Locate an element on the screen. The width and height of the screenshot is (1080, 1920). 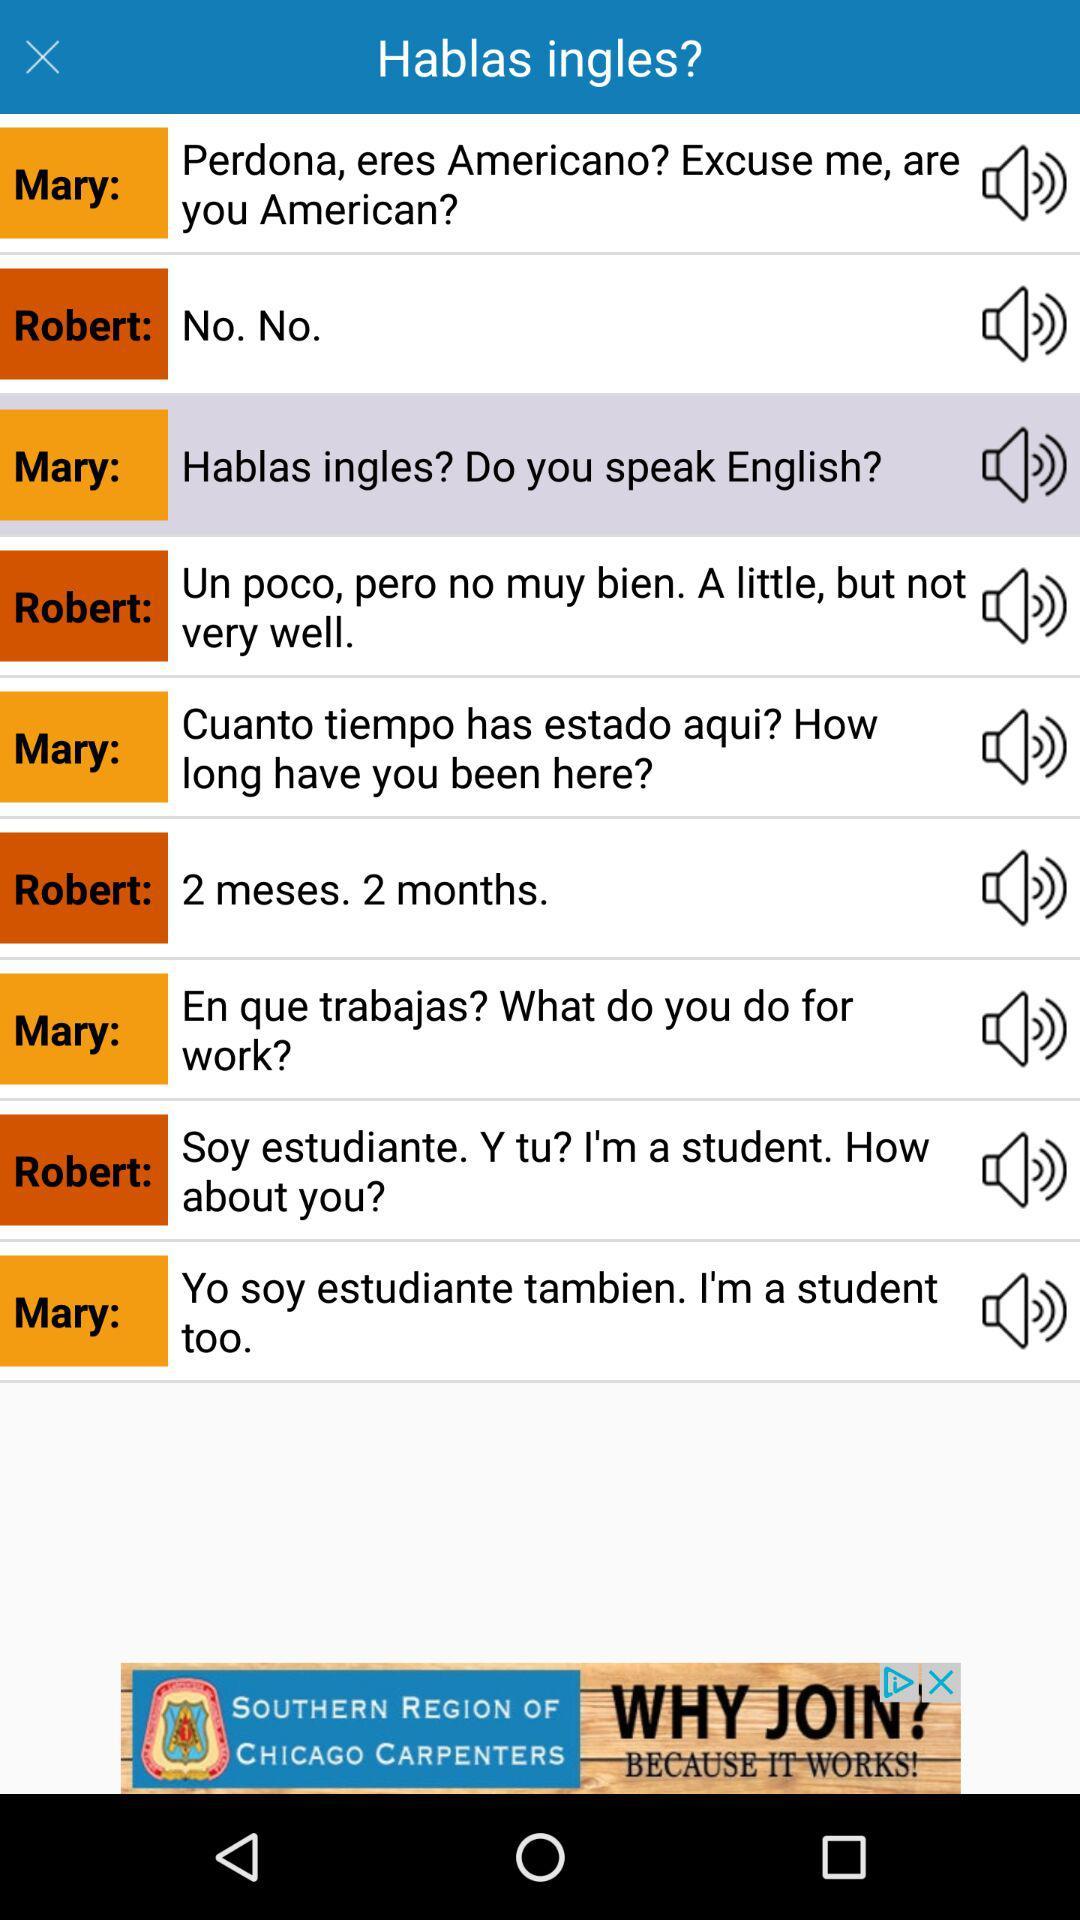
the close icon is located at coordinates (42, 57).